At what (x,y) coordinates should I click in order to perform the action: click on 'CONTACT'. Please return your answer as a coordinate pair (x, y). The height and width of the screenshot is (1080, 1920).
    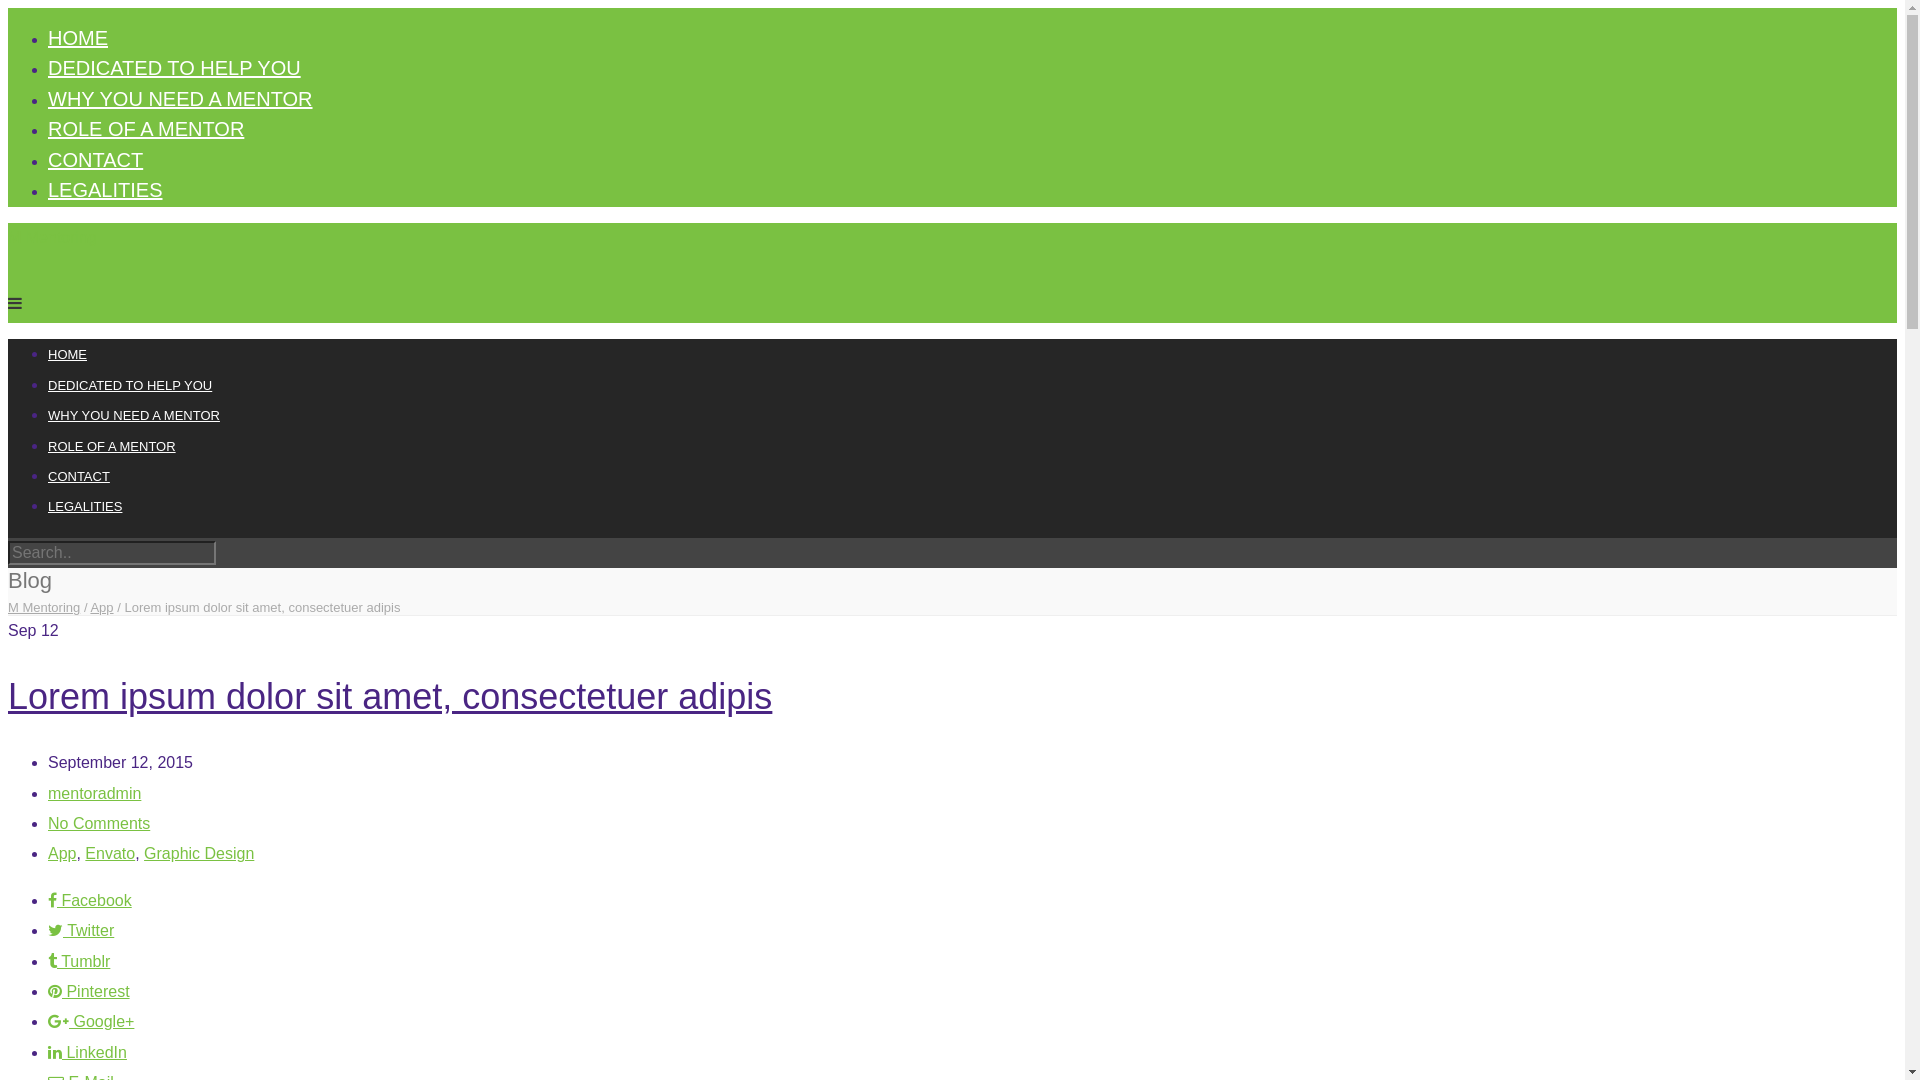
    Looking at the image, I should click on (48, 158).